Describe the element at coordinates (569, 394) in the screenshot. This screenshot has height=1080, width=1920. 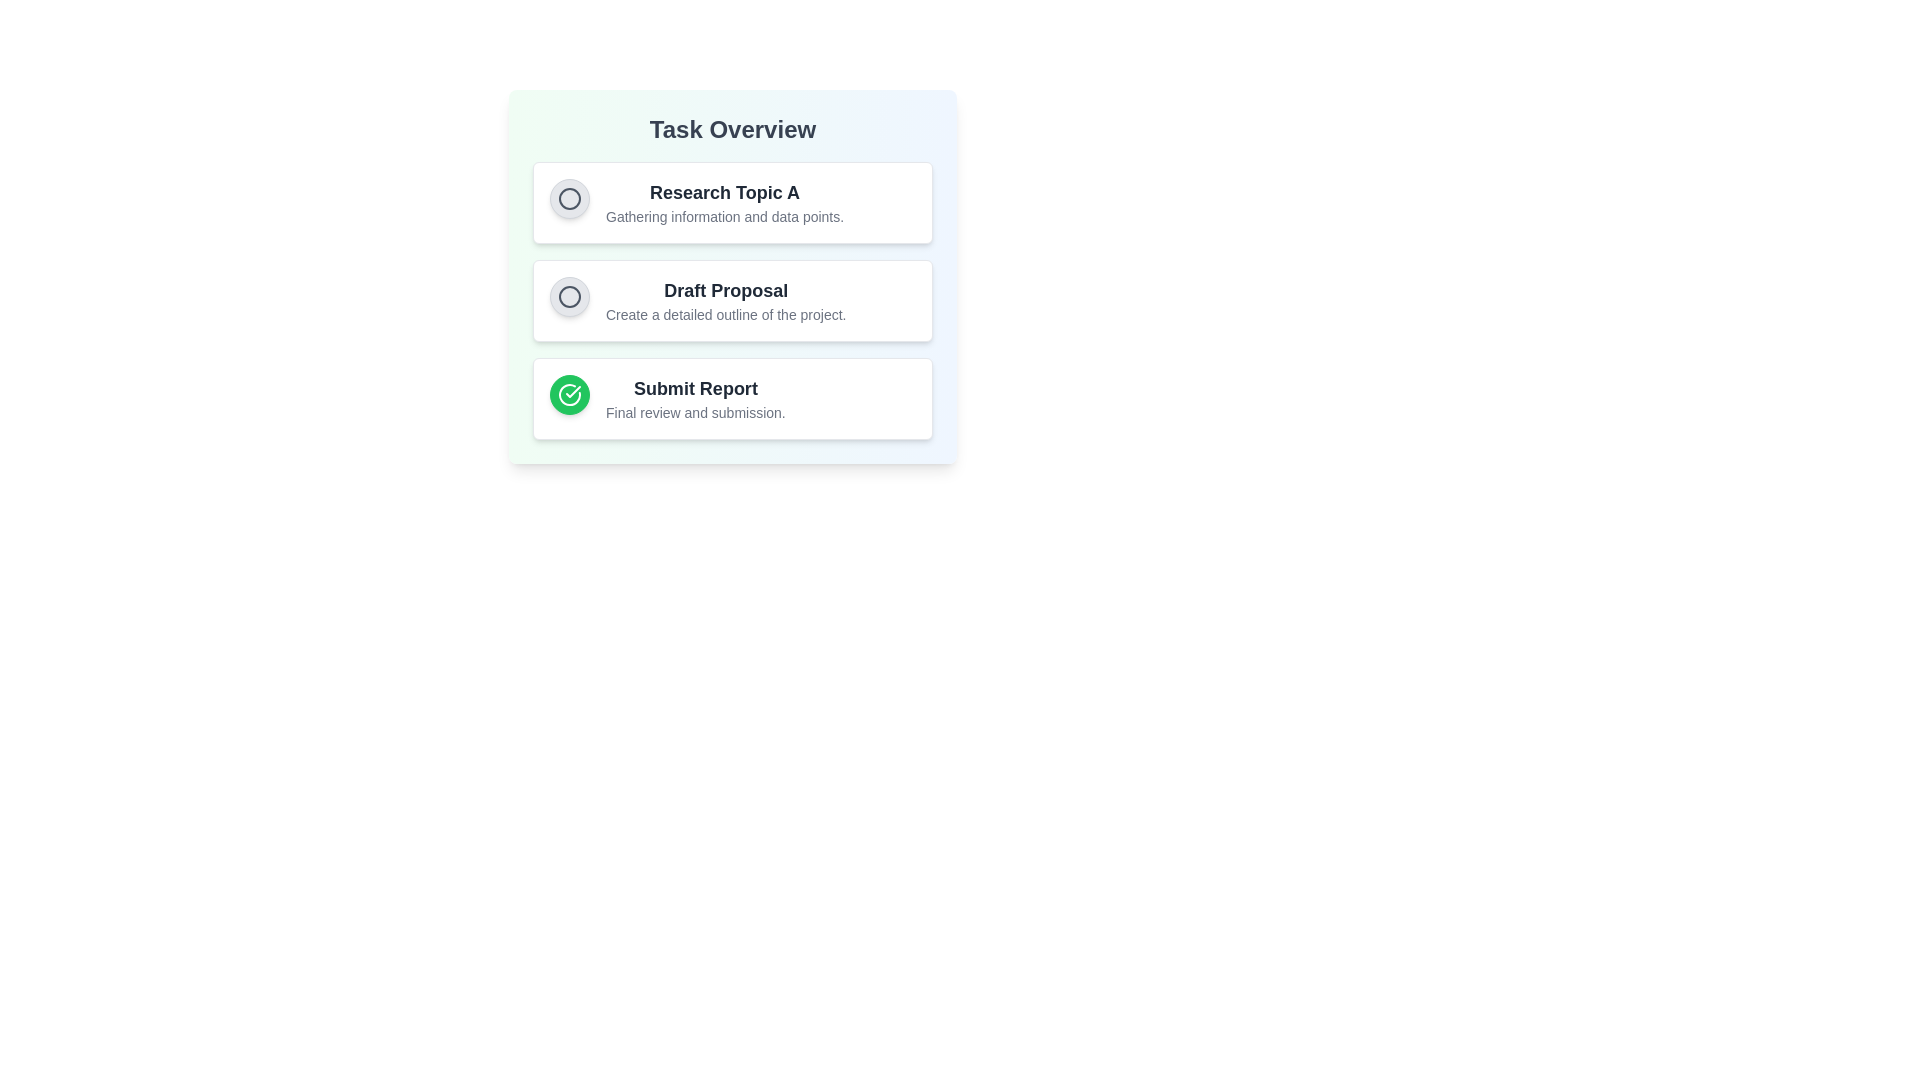
I see `the green circular button with a checkmark symbol` at that location.